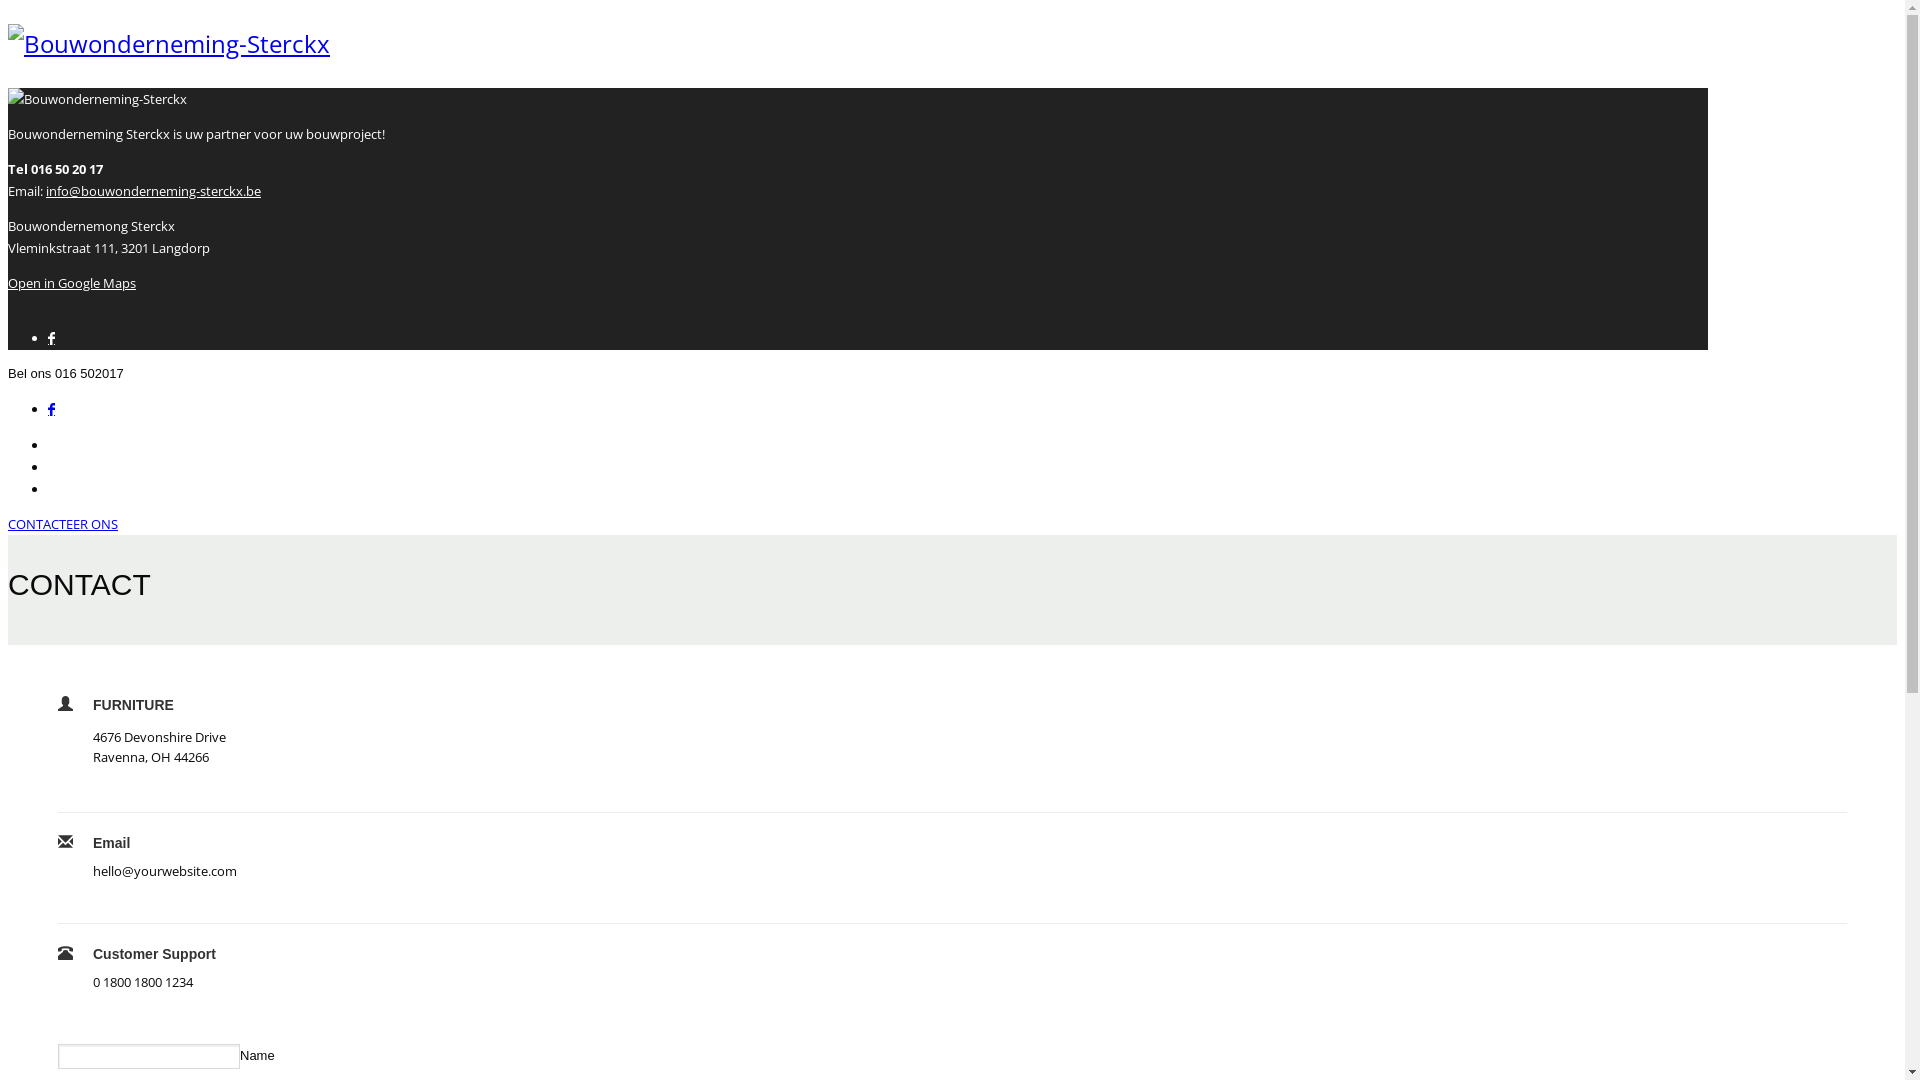 This screenshot has width=1920, height=1080. Describe the element at coordinates (62, 523) in the screenshot. I see `'CONTACTEER ONS'` at that location.